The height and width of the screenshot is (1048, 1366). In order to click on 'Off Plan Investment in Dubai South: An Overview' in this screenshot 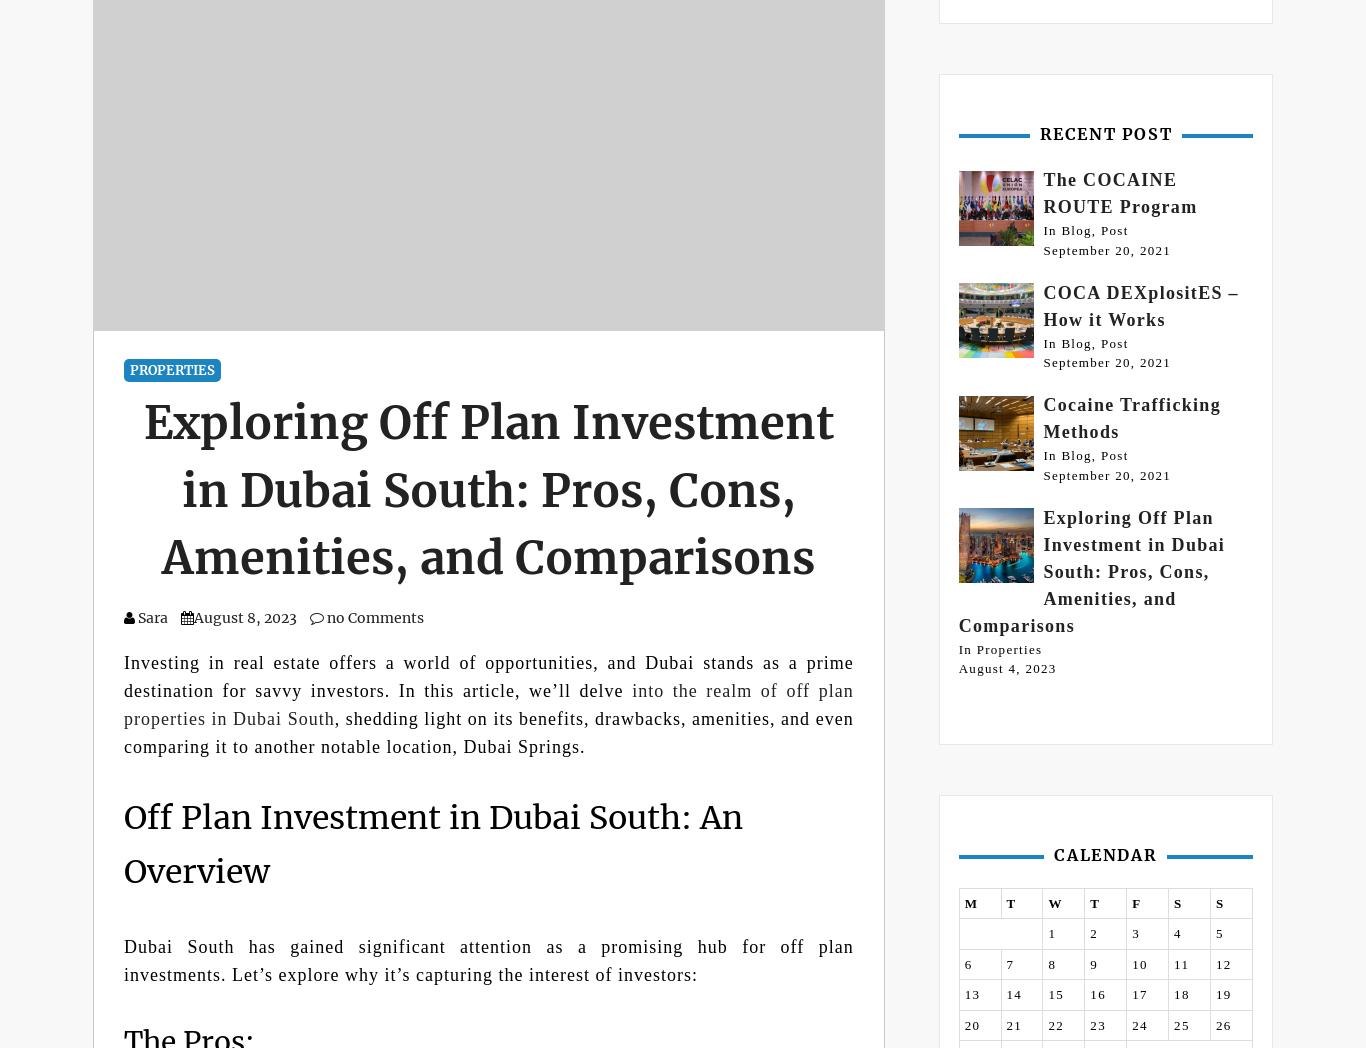, I will do `click(432, 844)`.